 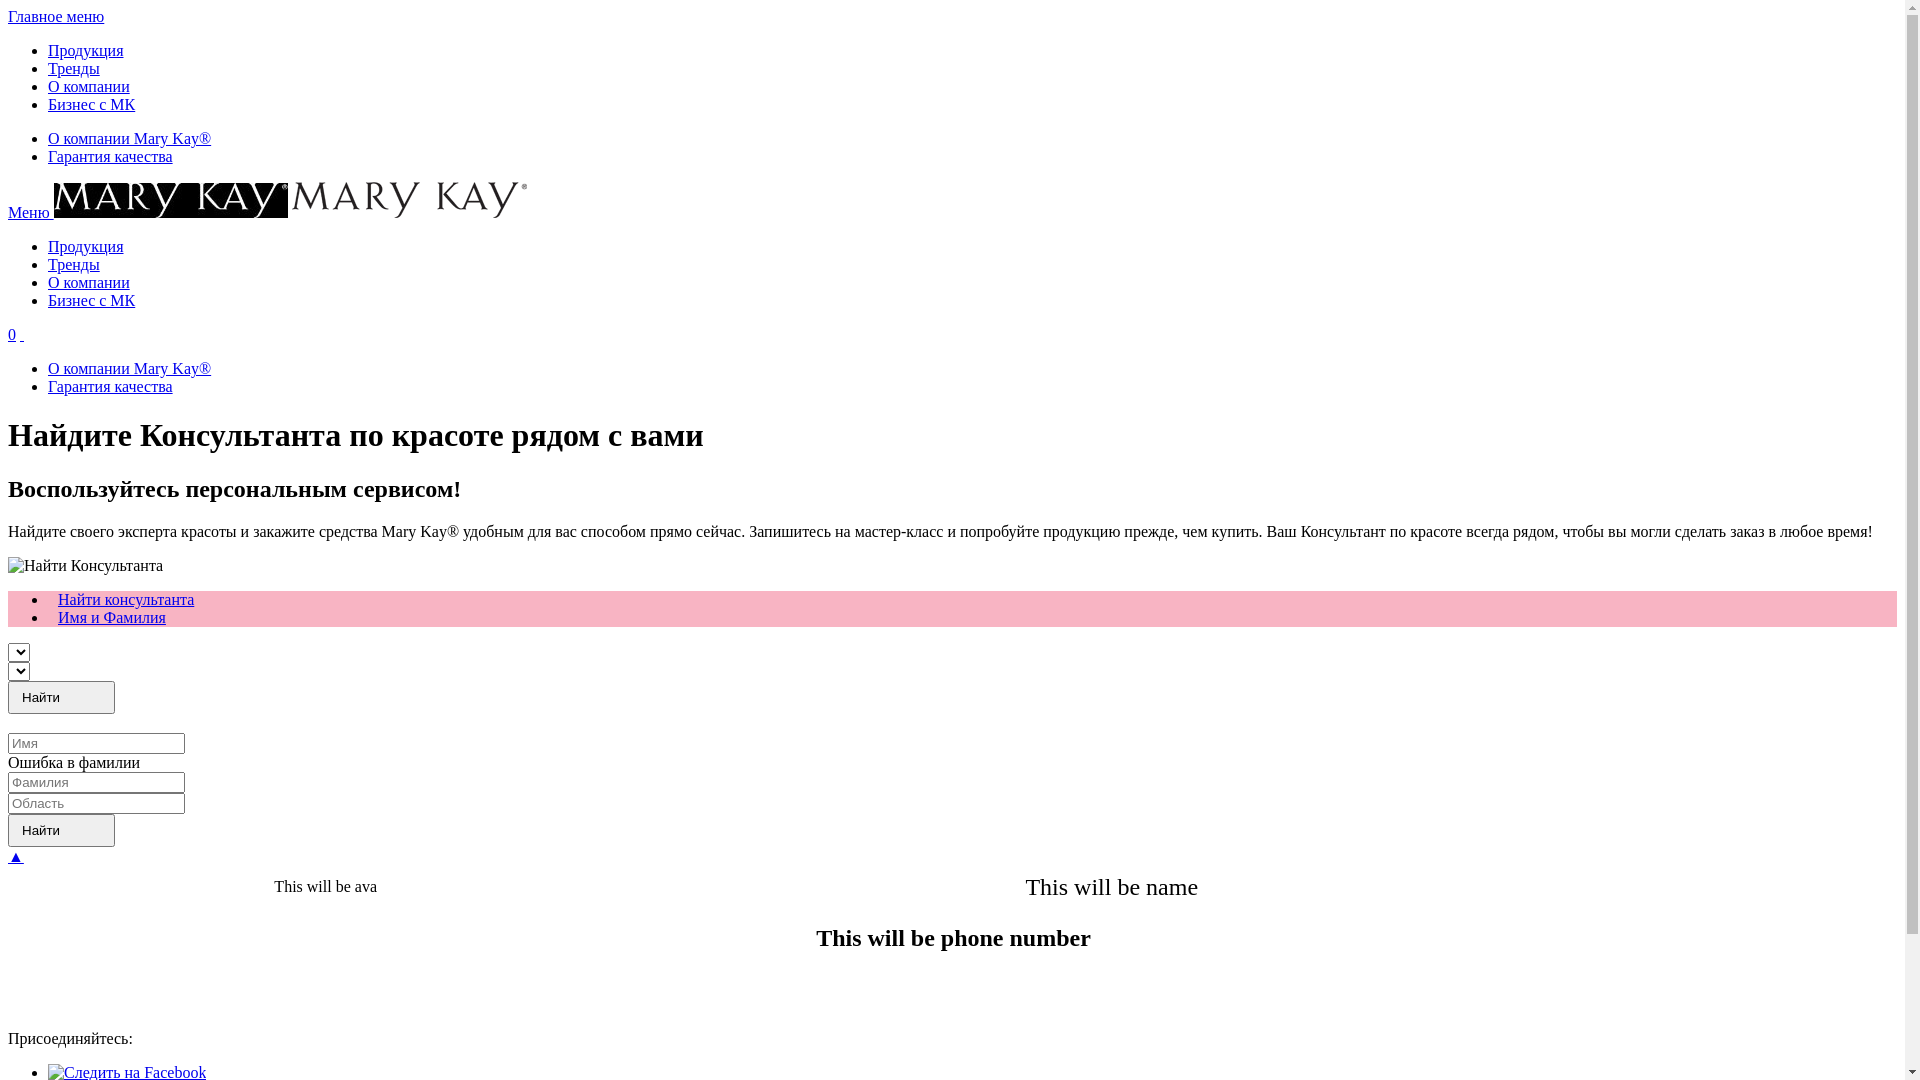 What do you see at coordinates (22, 333) in the screenshot?
I see `' '` at bounding box center [22, 333].